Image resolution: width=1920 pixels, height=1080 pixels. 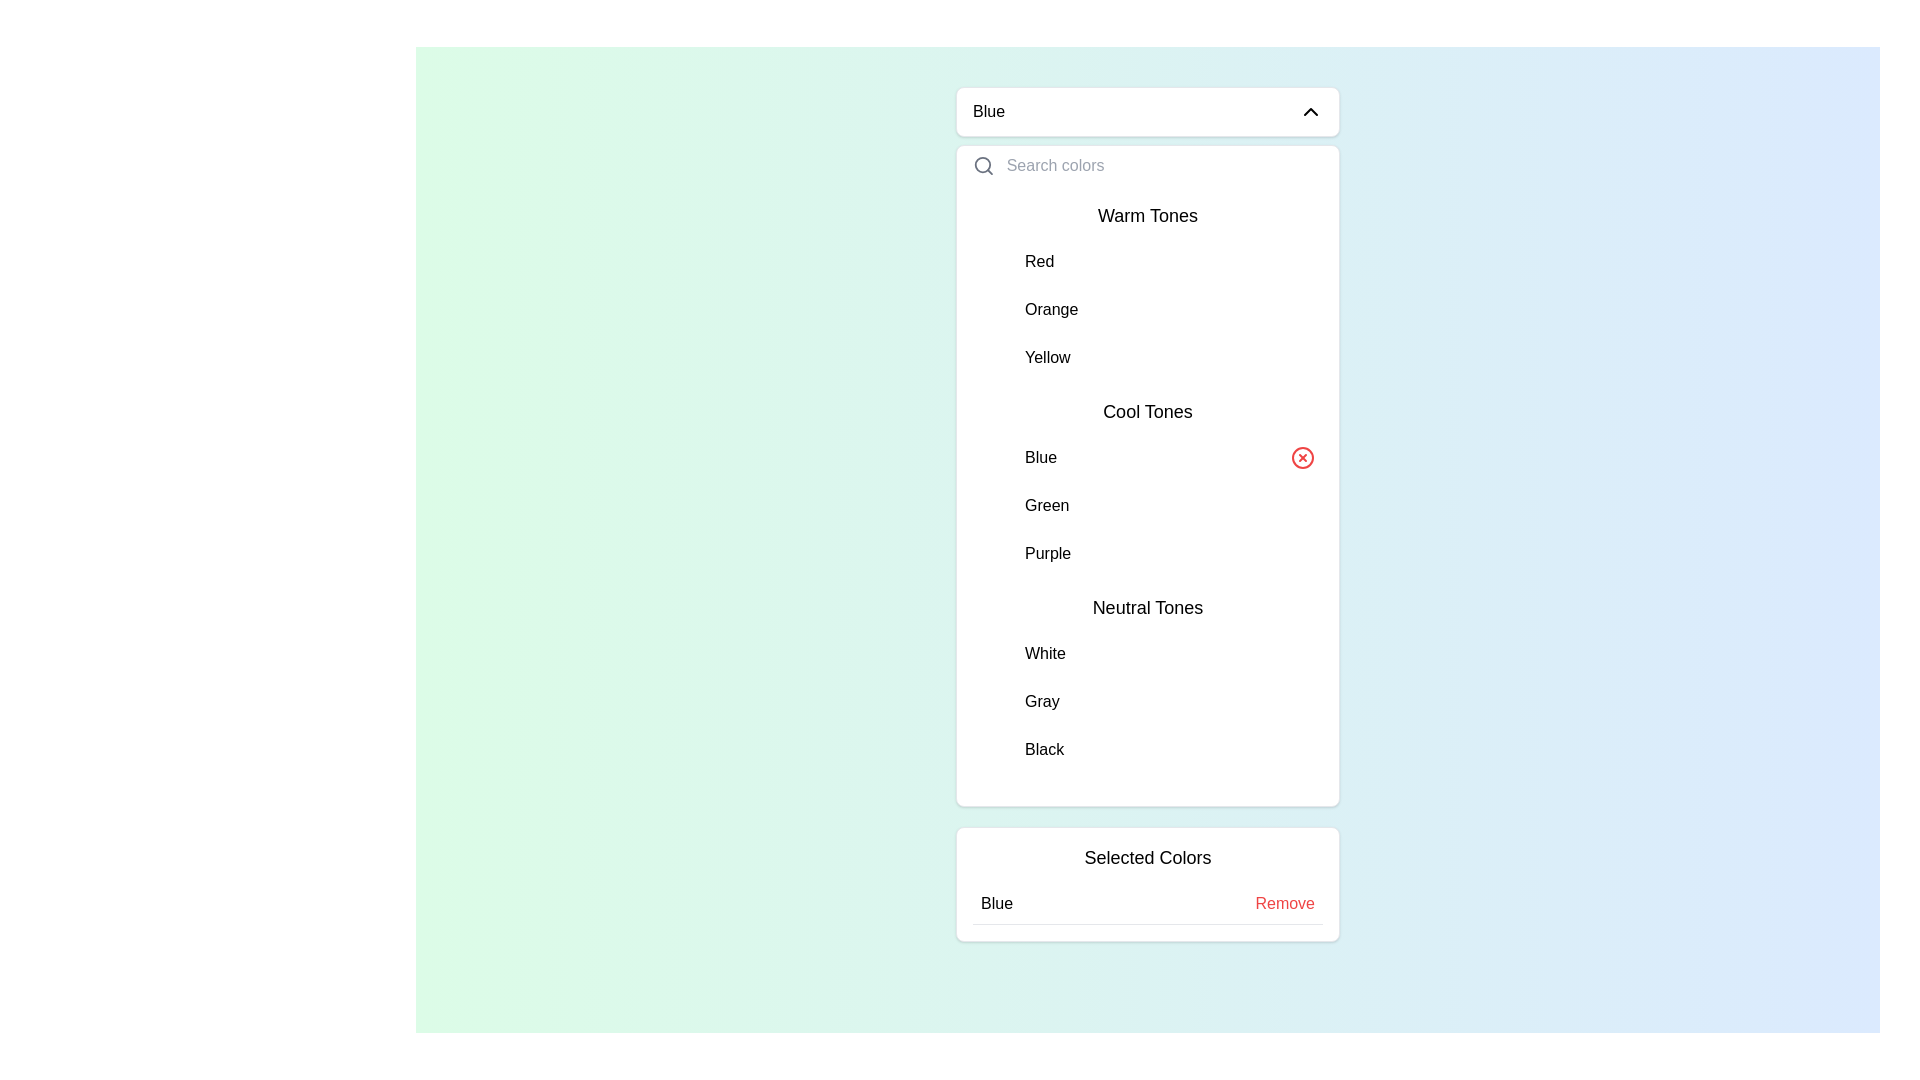 I want to click on the last list item representing the color option 'Black' located under the 'Neutral Tones' section, so click(x=1147, y=749).